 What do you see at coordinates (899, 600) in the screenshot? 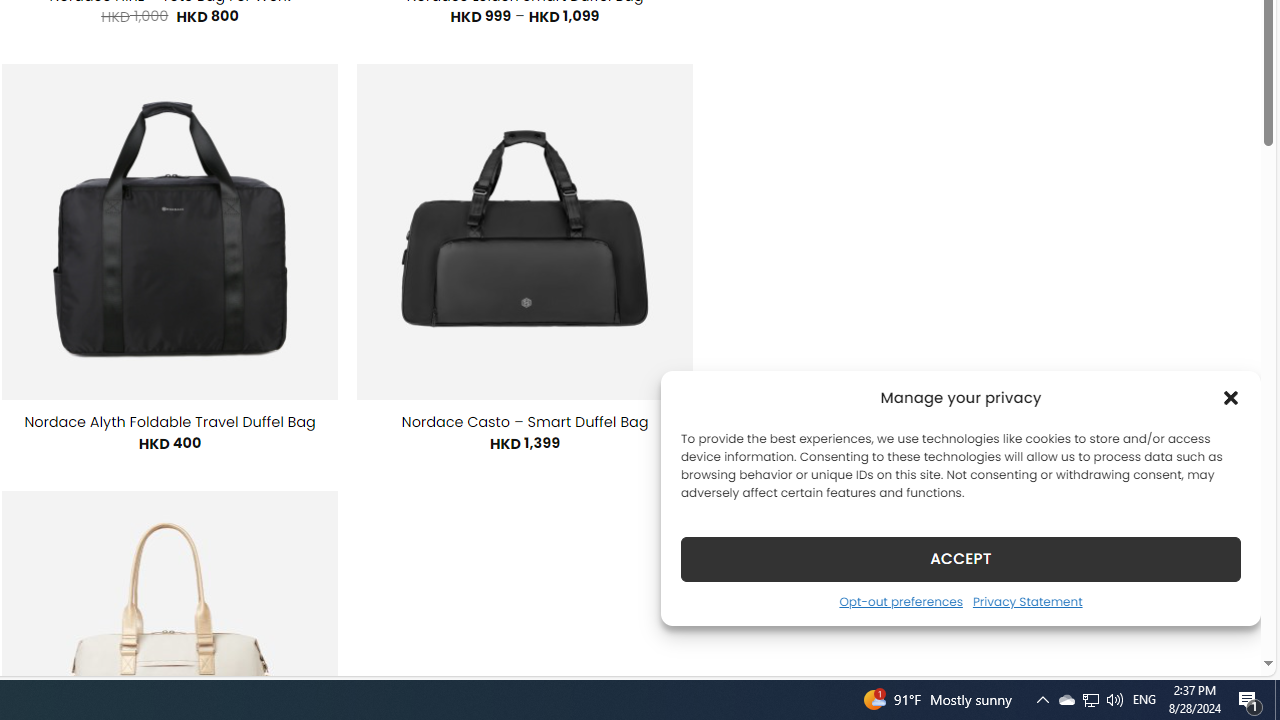
I see `'Opt-out preferences'` at bounding box center [899, 600].